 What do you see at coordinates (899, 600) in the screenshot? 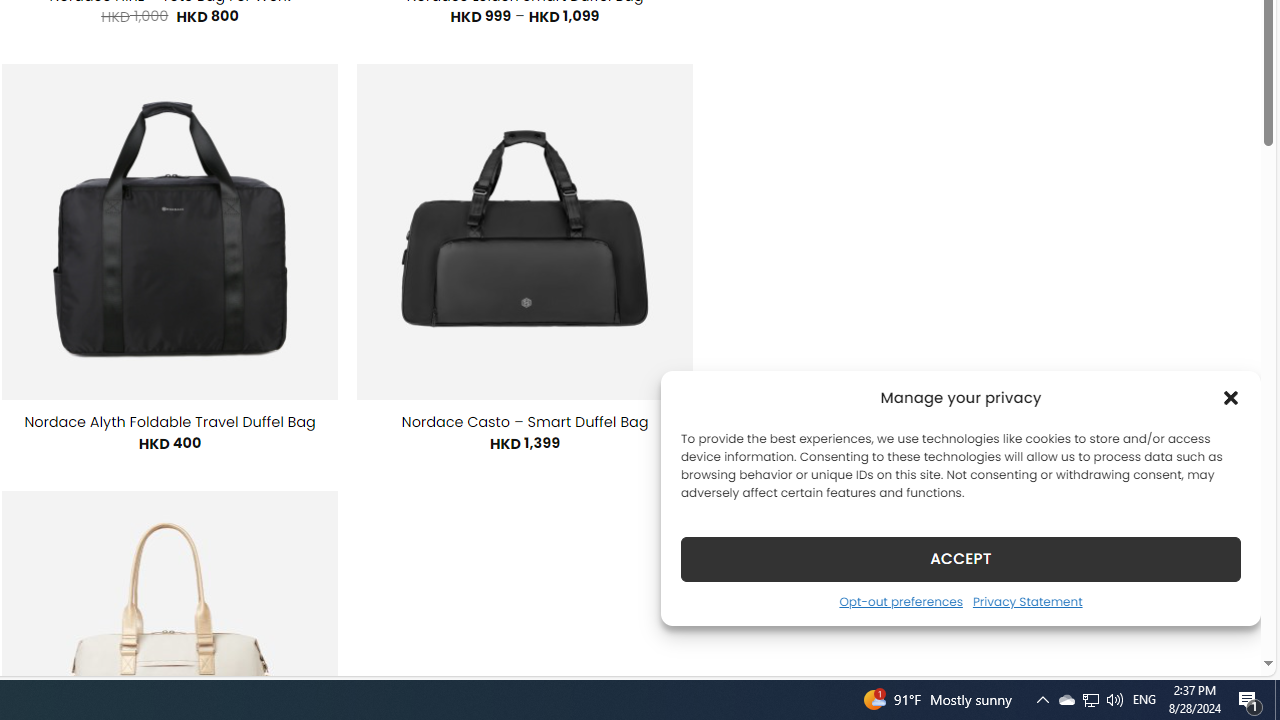
I see `'Opt-out preferences'` at bounding box center [899, 600].